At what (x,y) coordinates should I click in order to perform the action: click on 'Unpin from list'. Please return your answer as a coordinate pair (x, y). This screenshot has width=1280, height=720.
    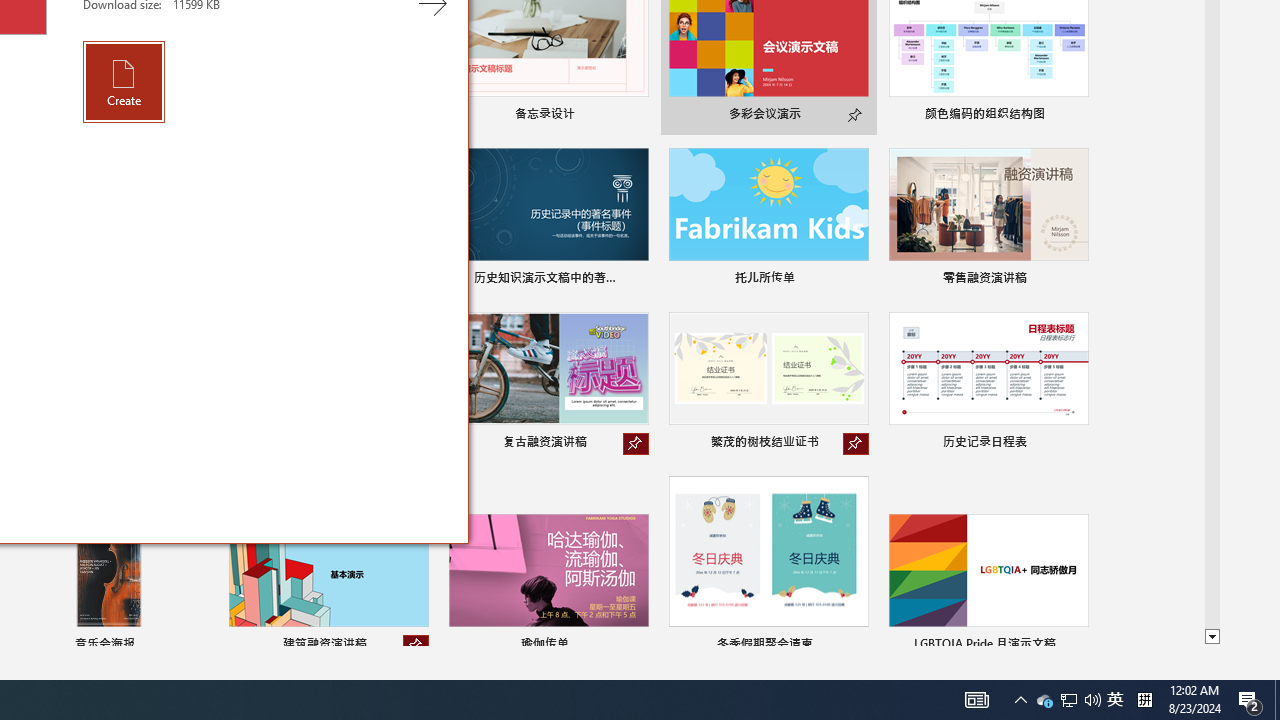
    Looking at the image, I should click on (415, 645).